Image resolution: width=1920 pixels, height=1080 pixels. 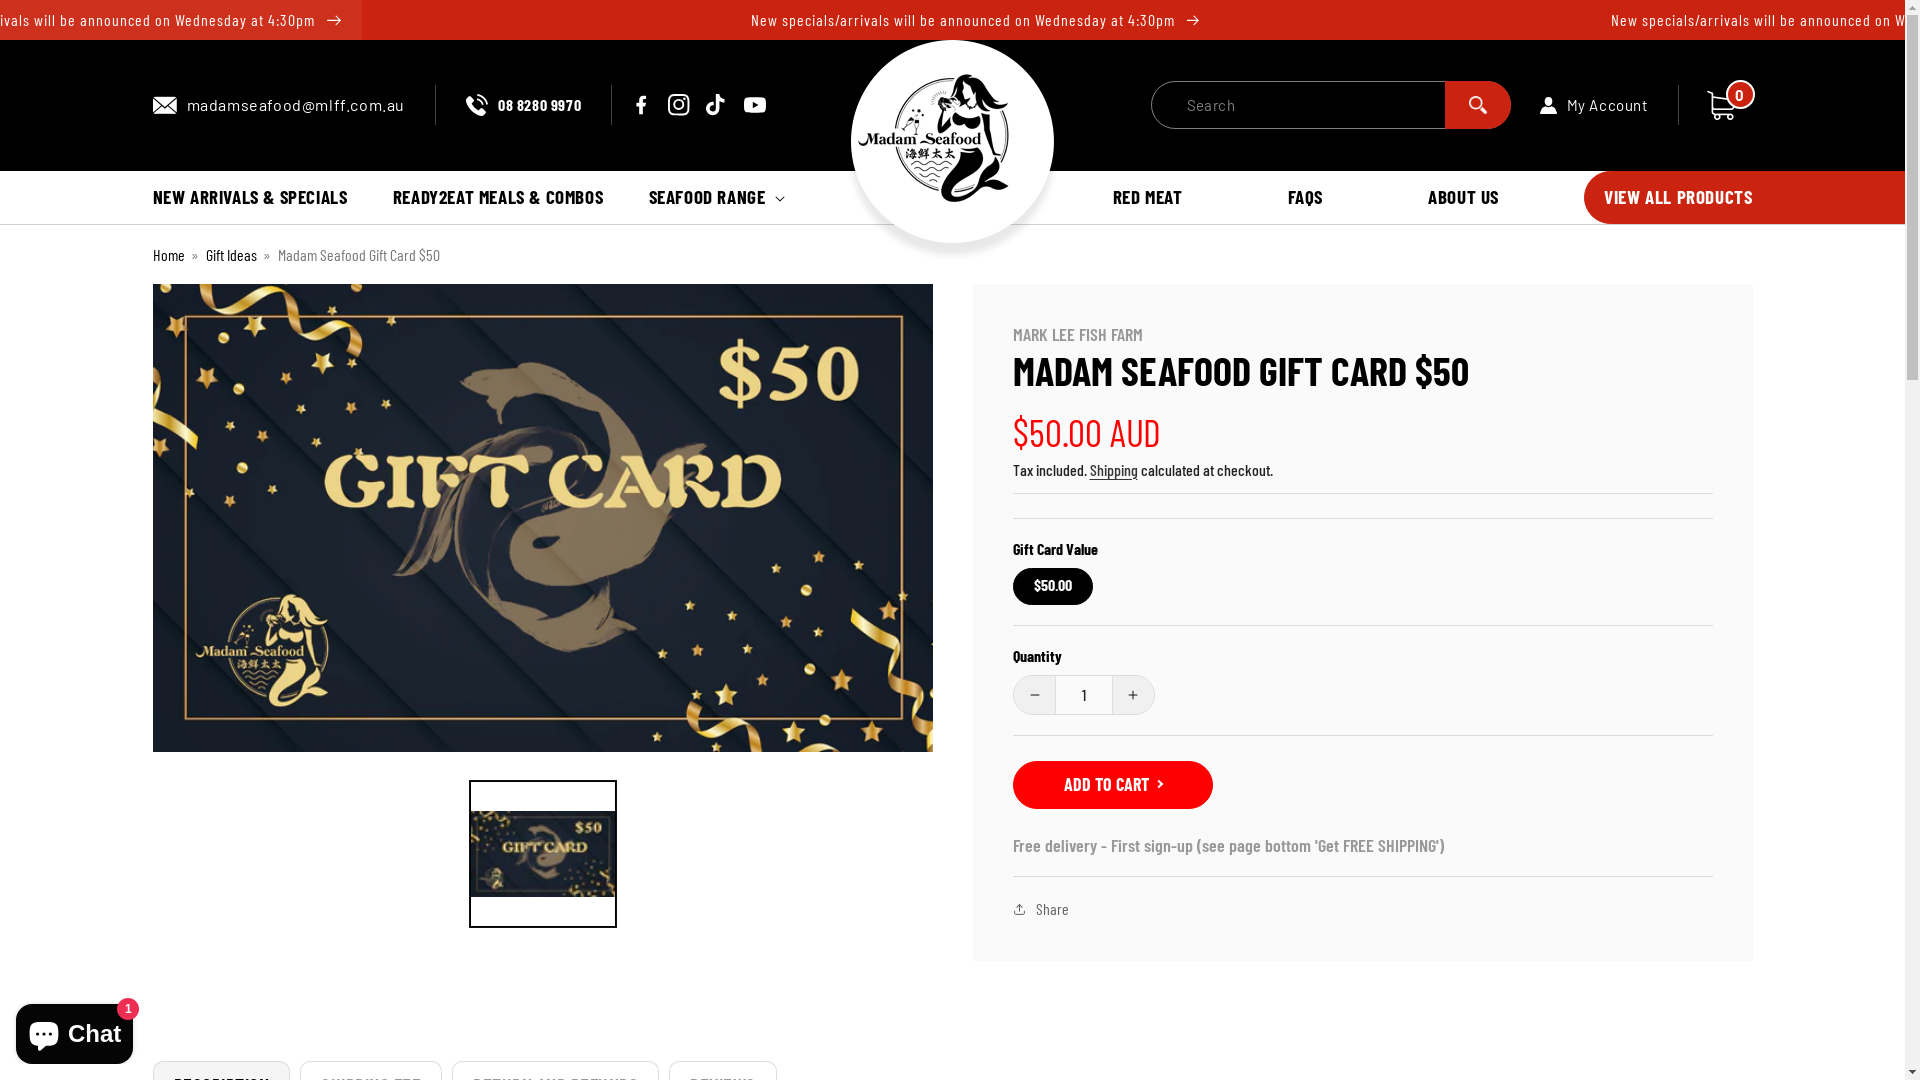 I want to click on 'TikTok', so click(x=716, y=104).